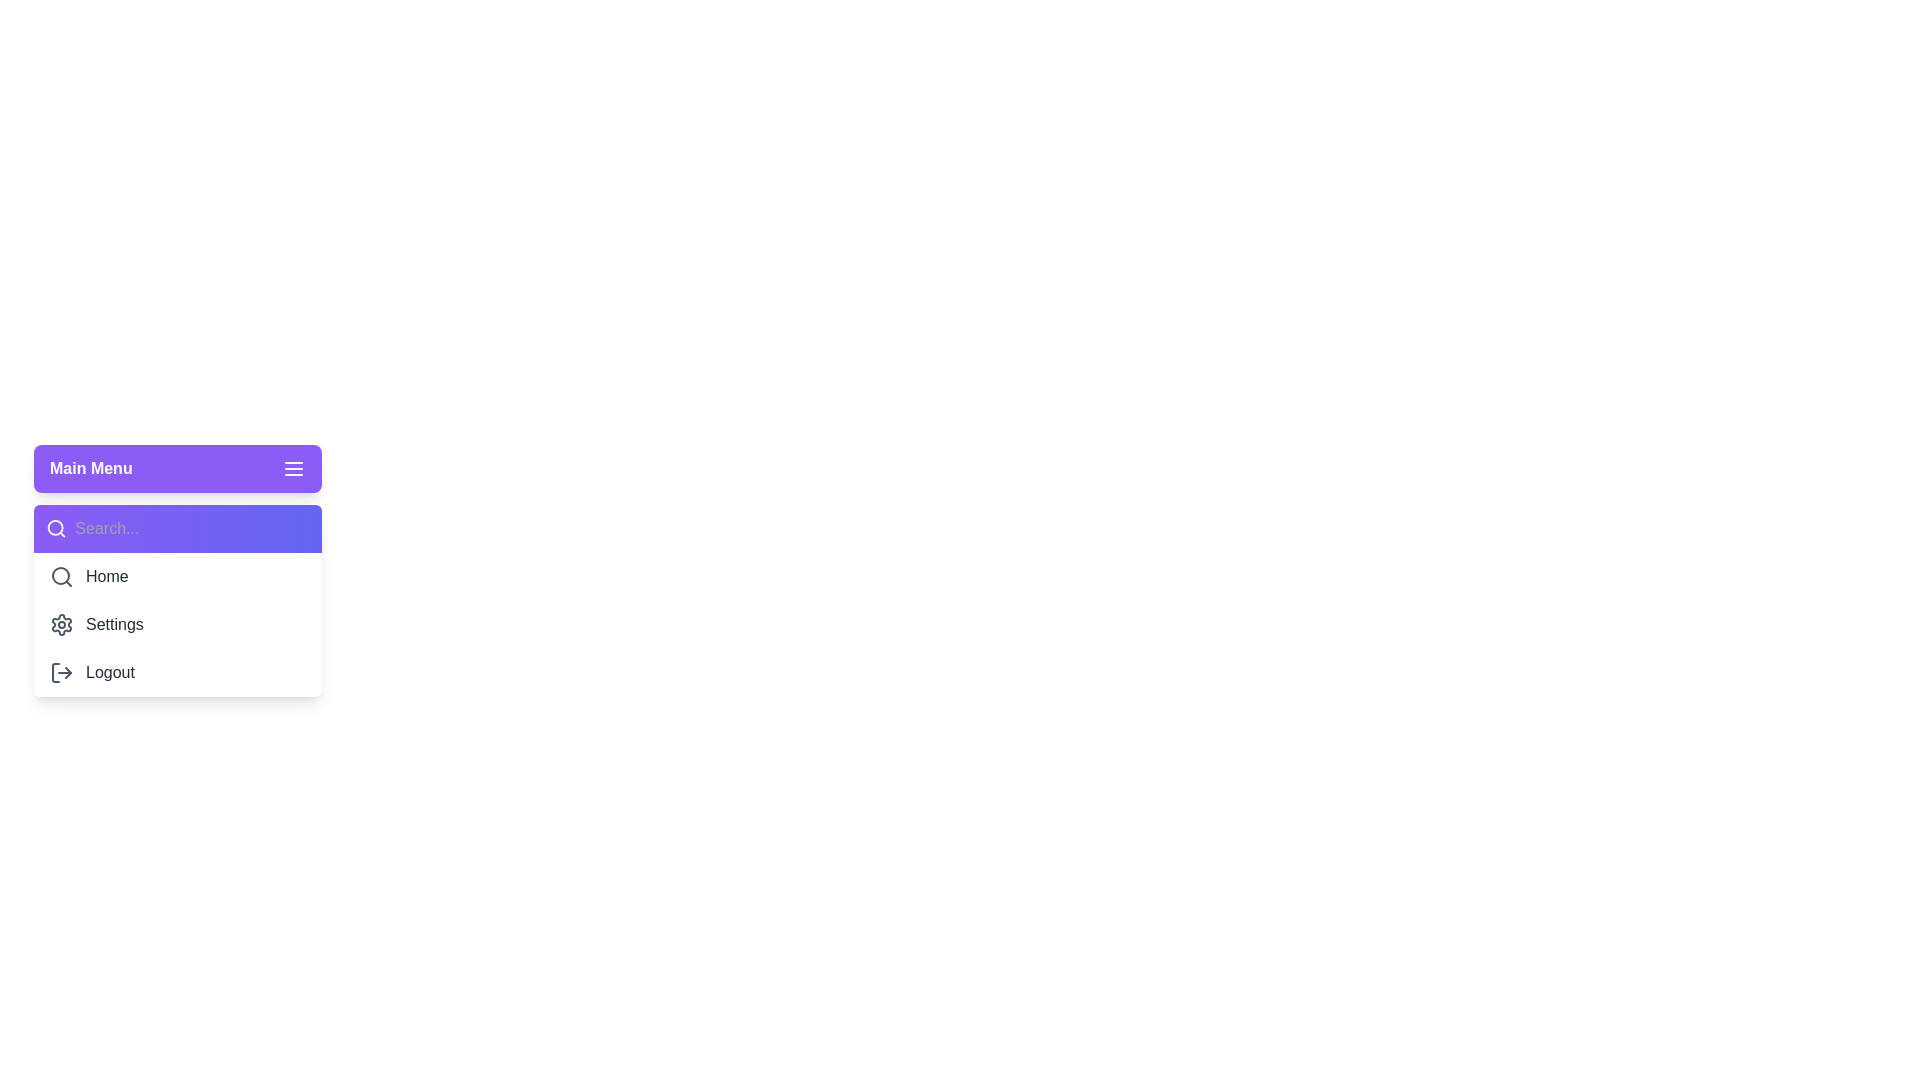 The height and width of the screenshot is (1080, 1920). I want to click on the 'Home' menu item to navigate to the Home section, so click(177, 577).